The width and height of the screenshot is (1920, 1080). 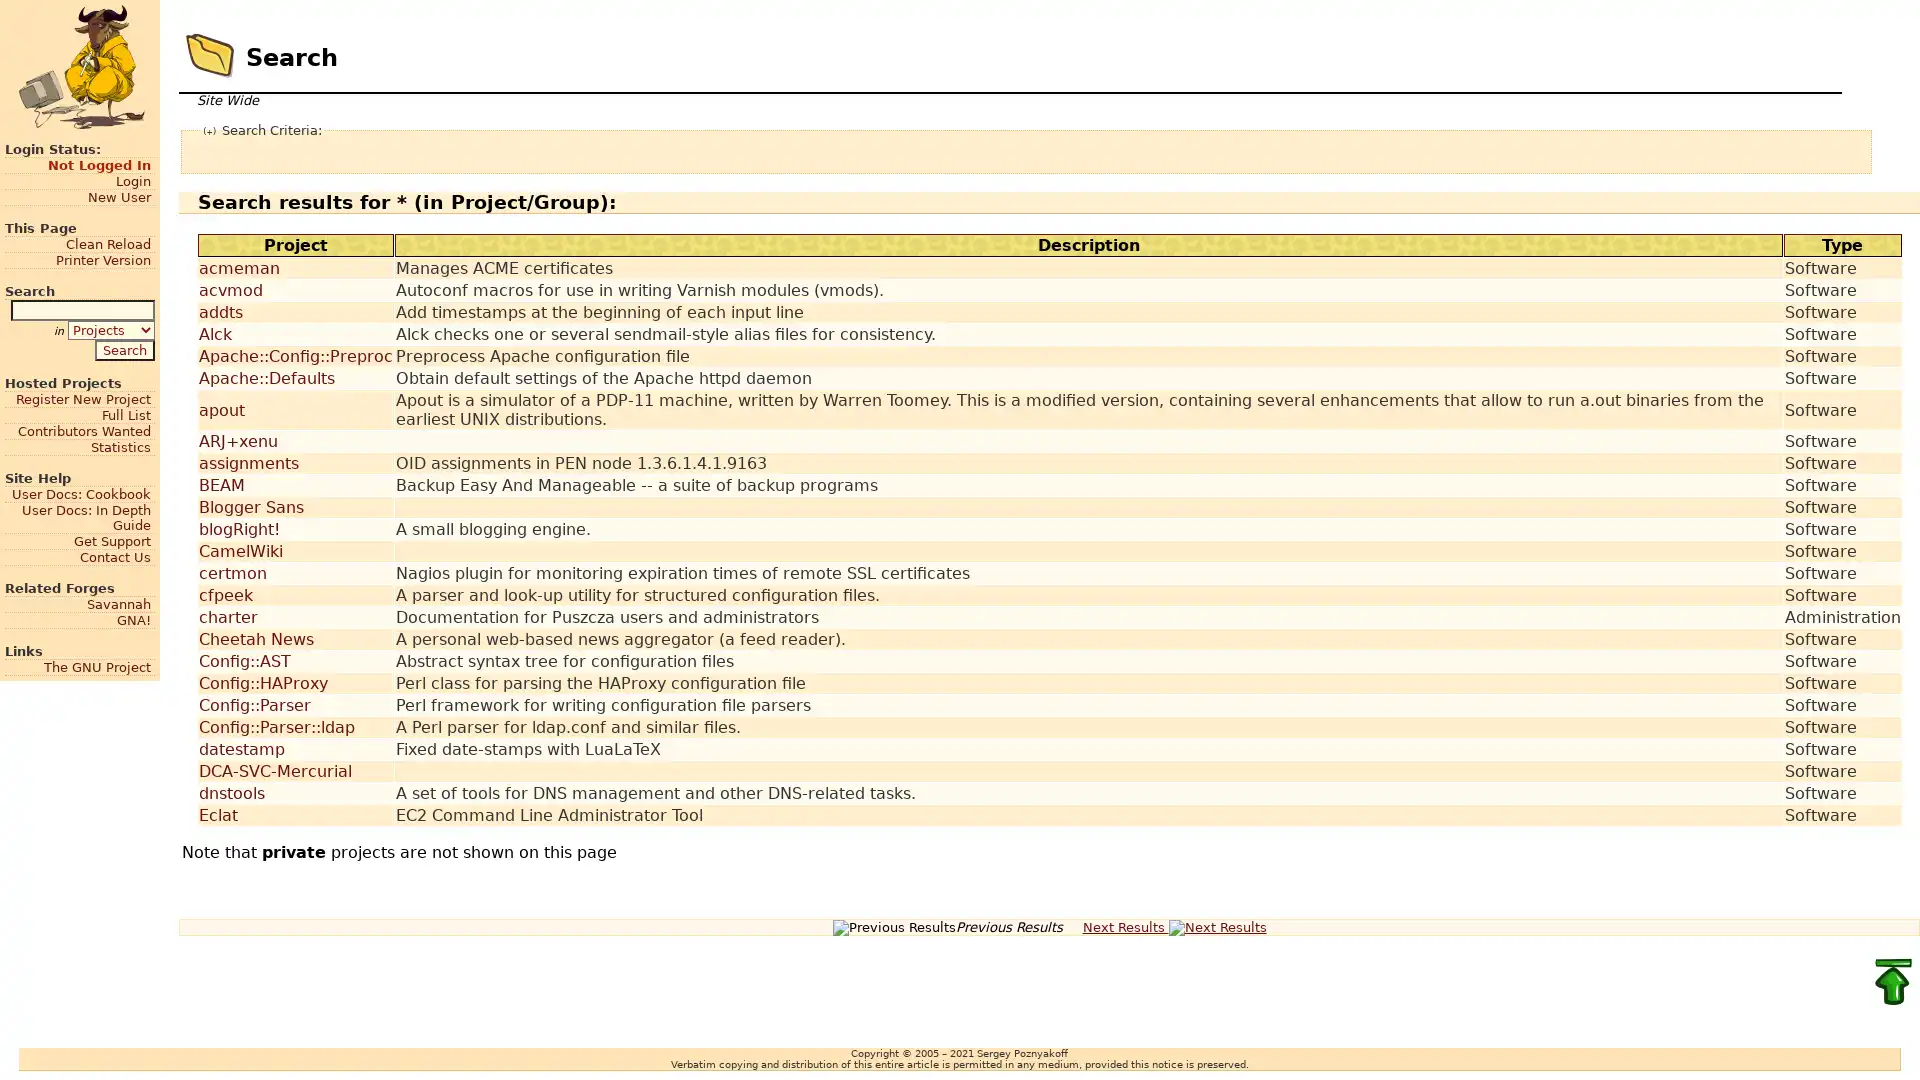 I want to click on Search, so click(x=123, y=348).